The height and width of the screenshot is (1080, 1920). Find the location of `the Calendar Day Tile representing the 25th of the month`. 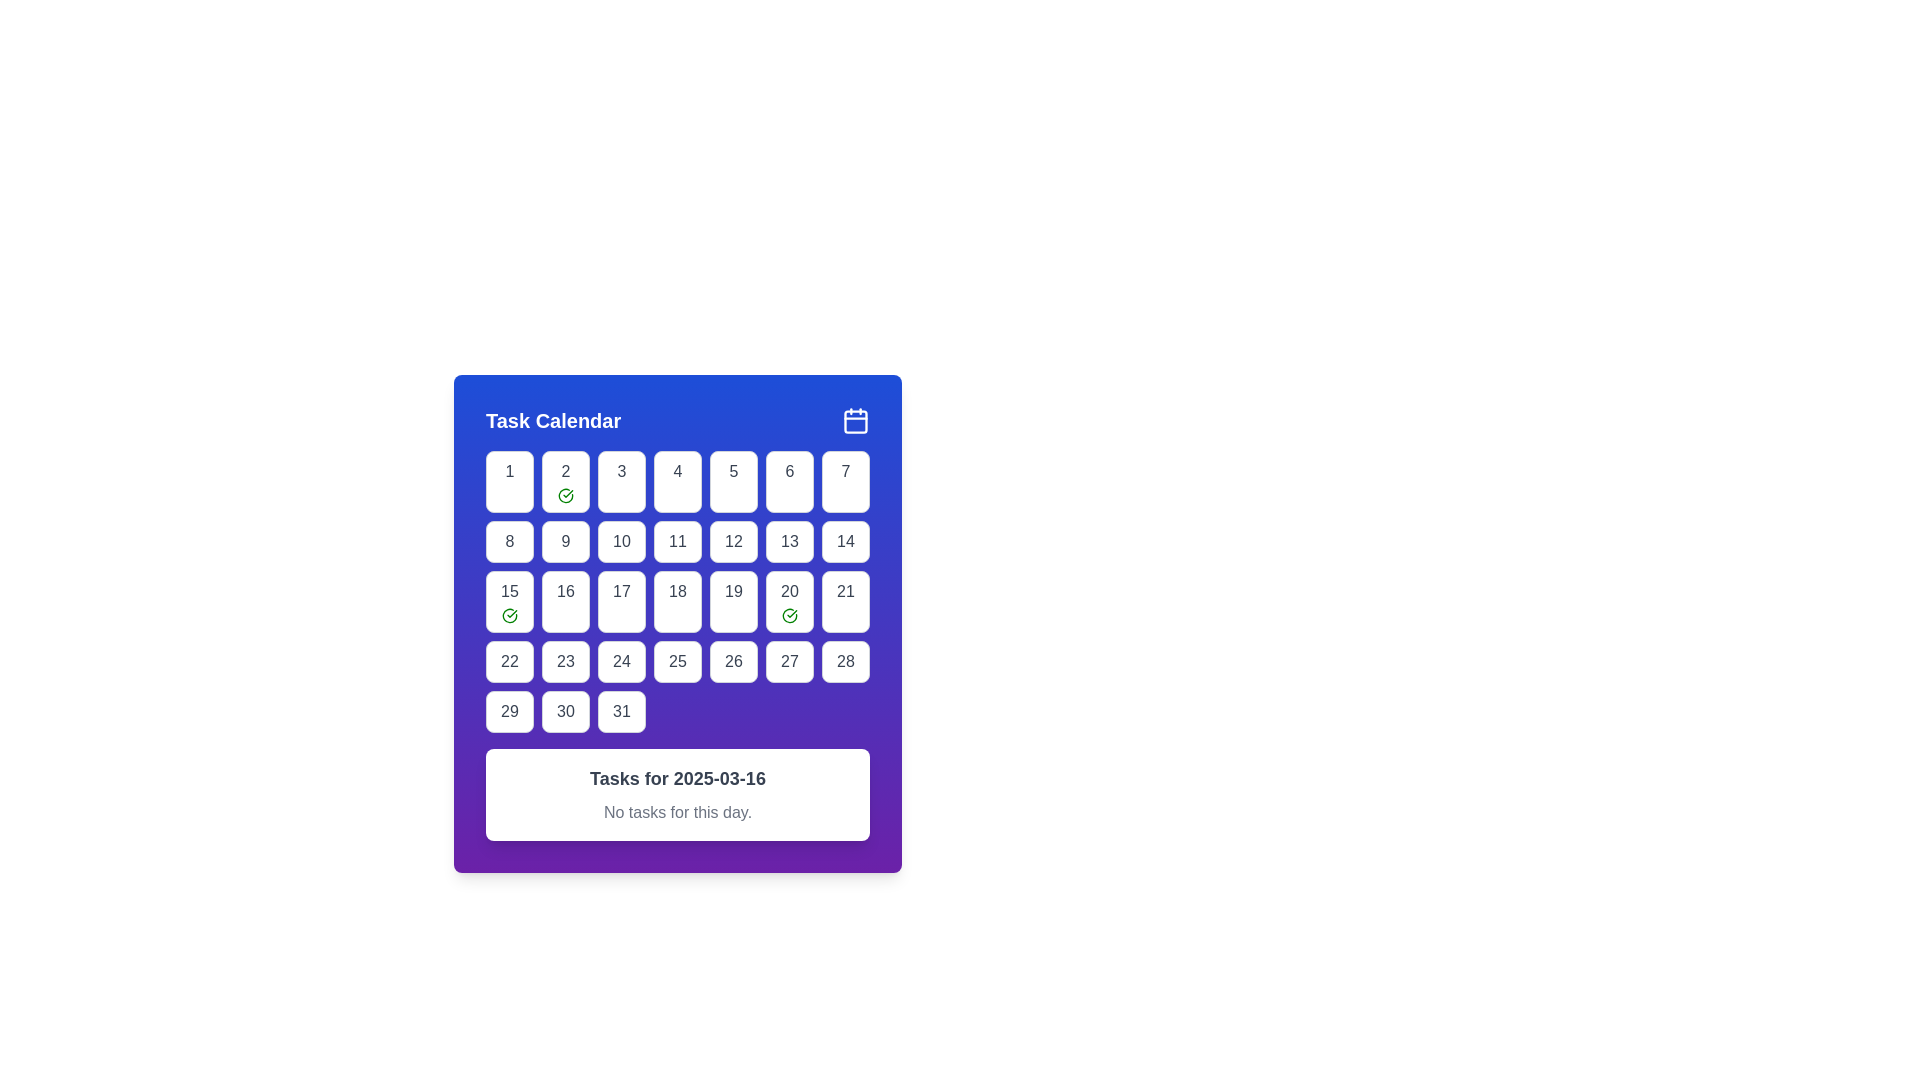

the Calendar Day Tile representing the 25th of the month is located at coordinates (677, 662).